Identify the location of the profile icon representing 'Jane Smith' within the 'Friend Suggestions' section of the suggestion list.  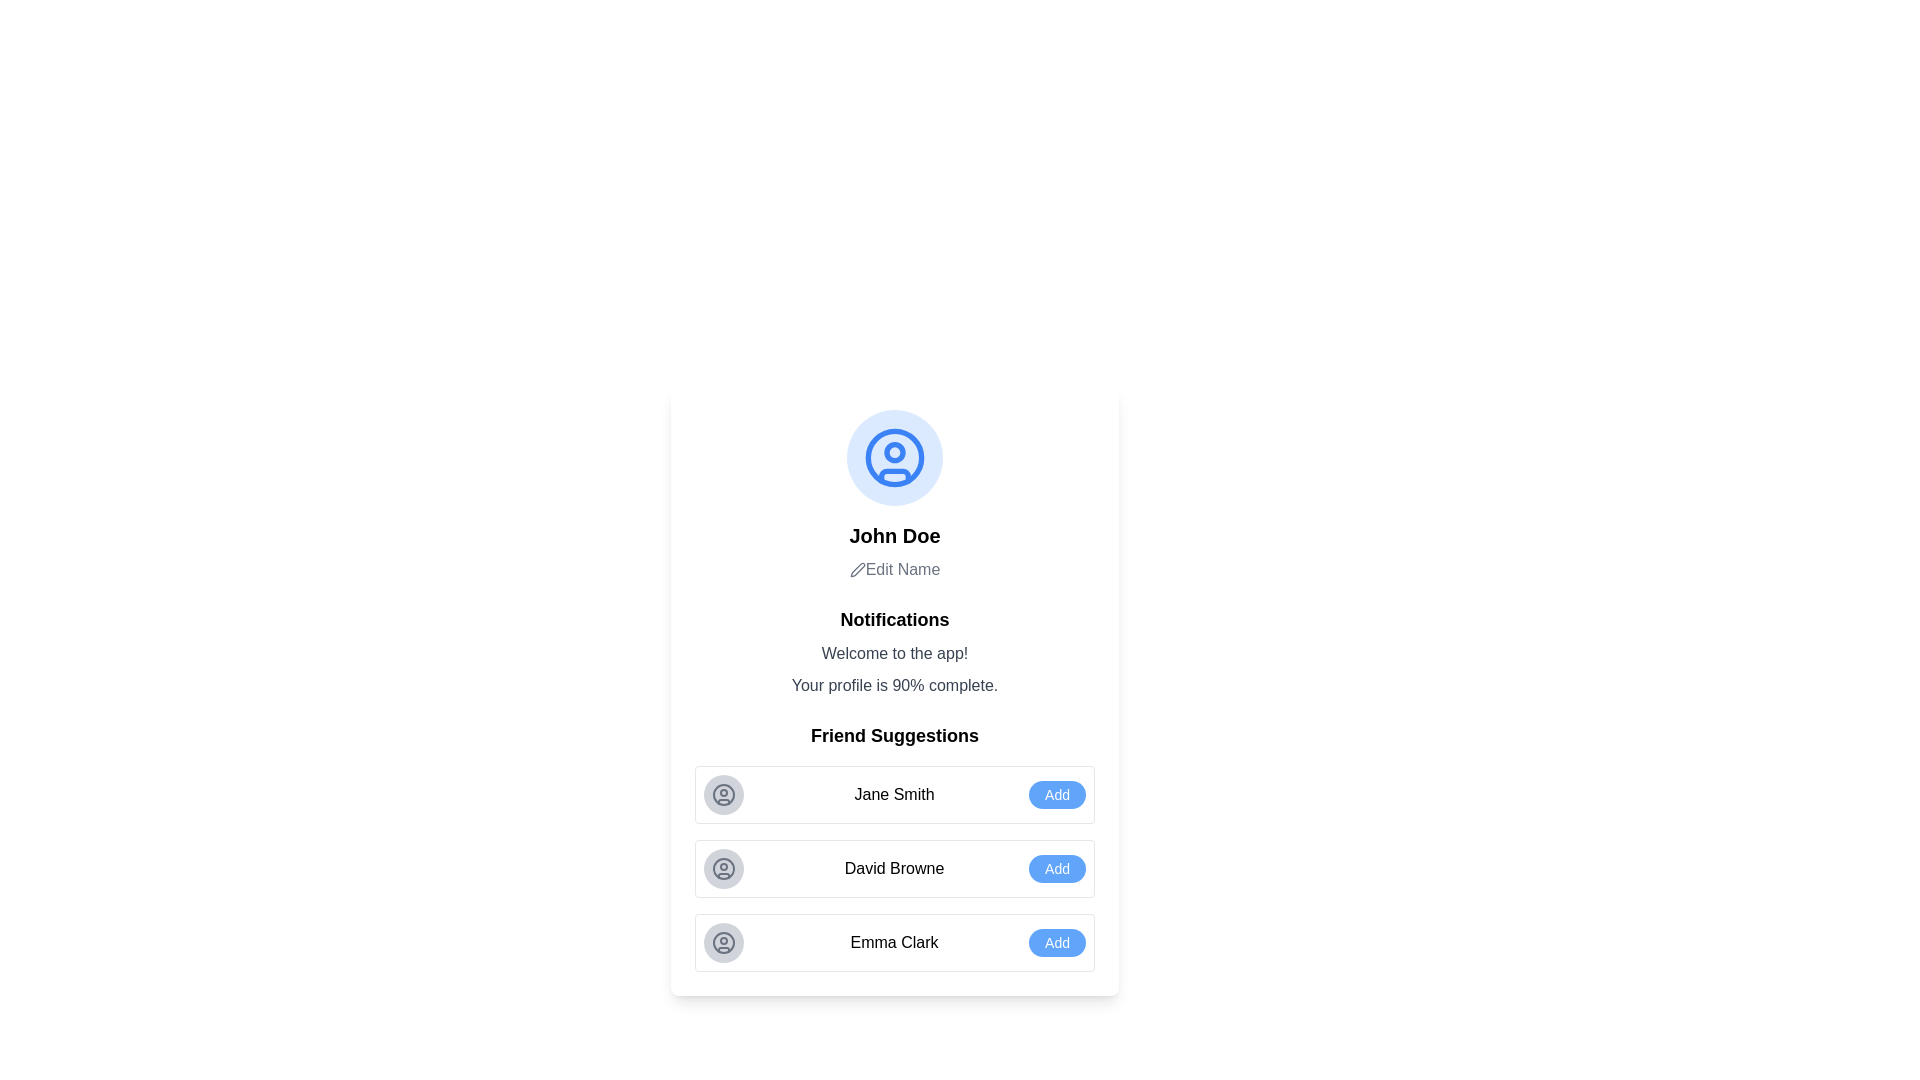
(723, 793).